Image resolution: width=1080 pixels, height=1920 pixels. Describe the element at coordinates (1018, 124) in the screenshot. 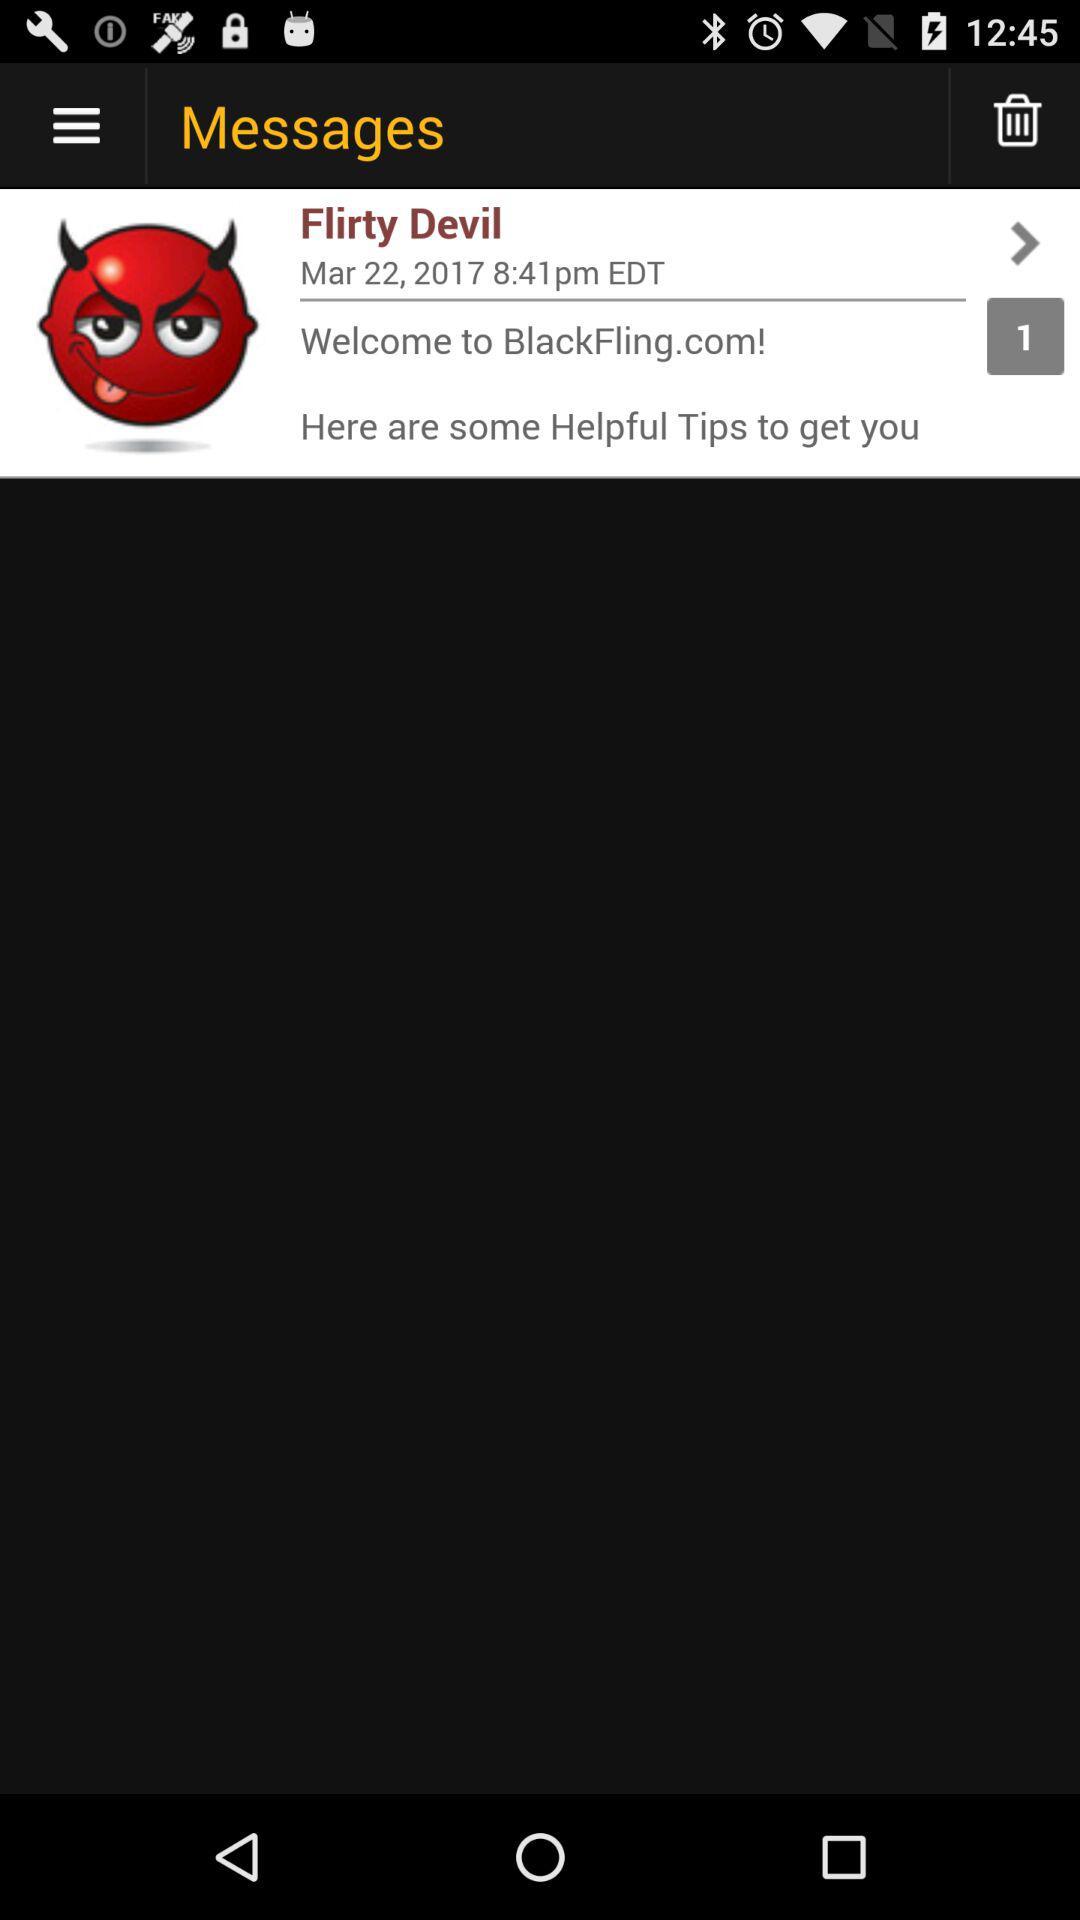

I see `the icon above the flirty devil item` at that location.